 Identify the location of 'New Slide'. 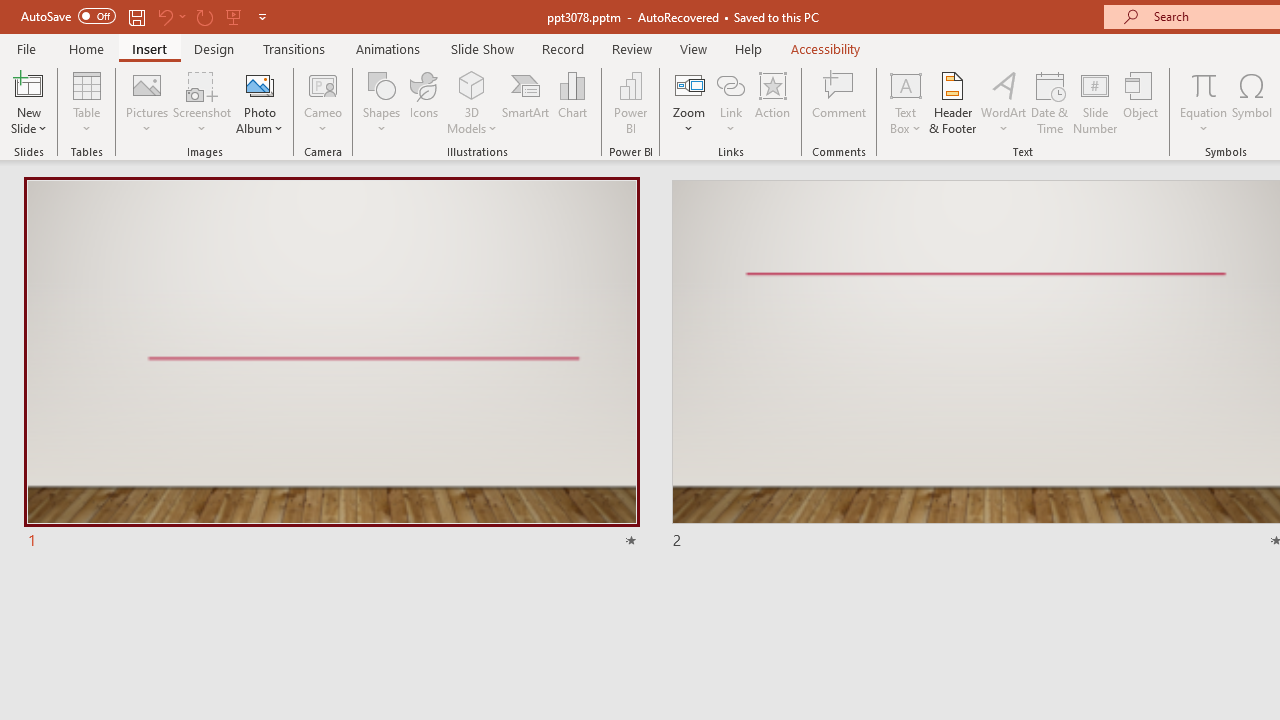
(28, 103).